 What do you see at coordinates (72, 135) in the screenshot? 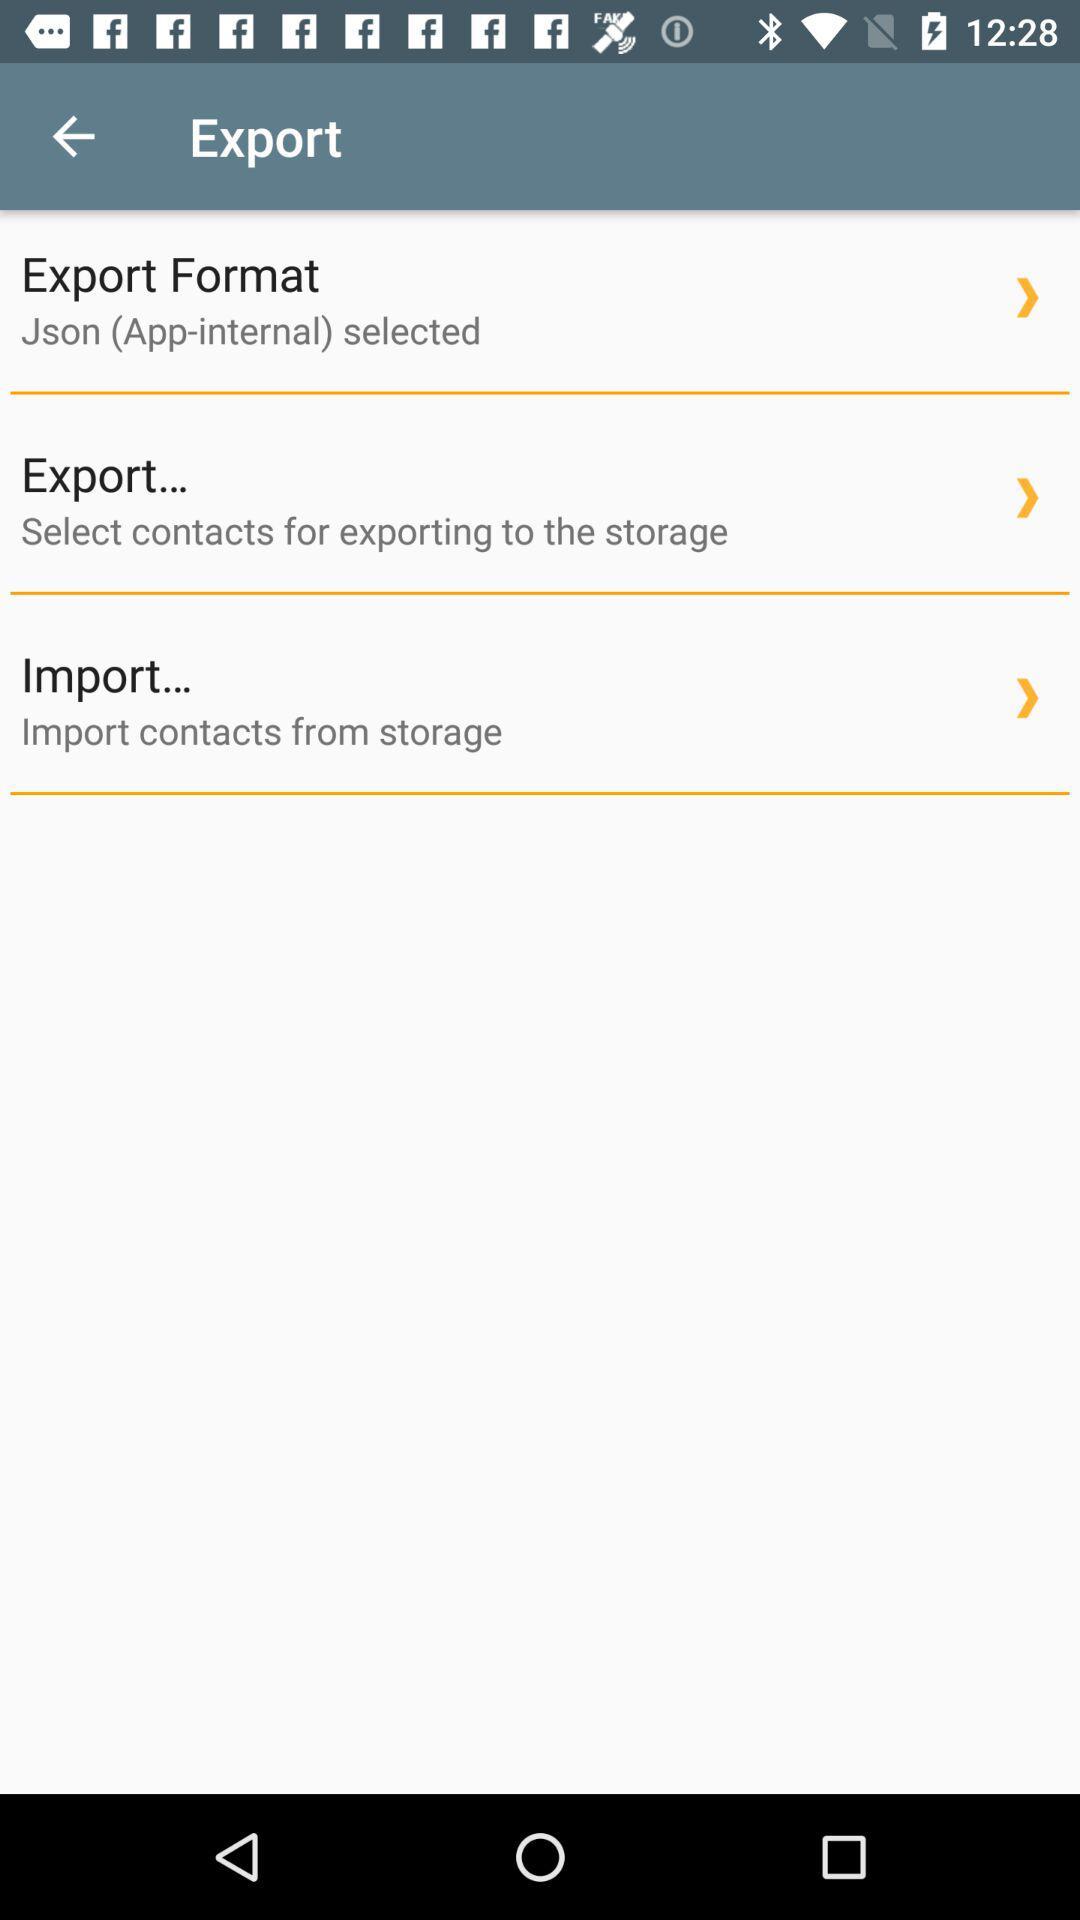
I see `the icon to the left of export` at bounding box center [72, 135].